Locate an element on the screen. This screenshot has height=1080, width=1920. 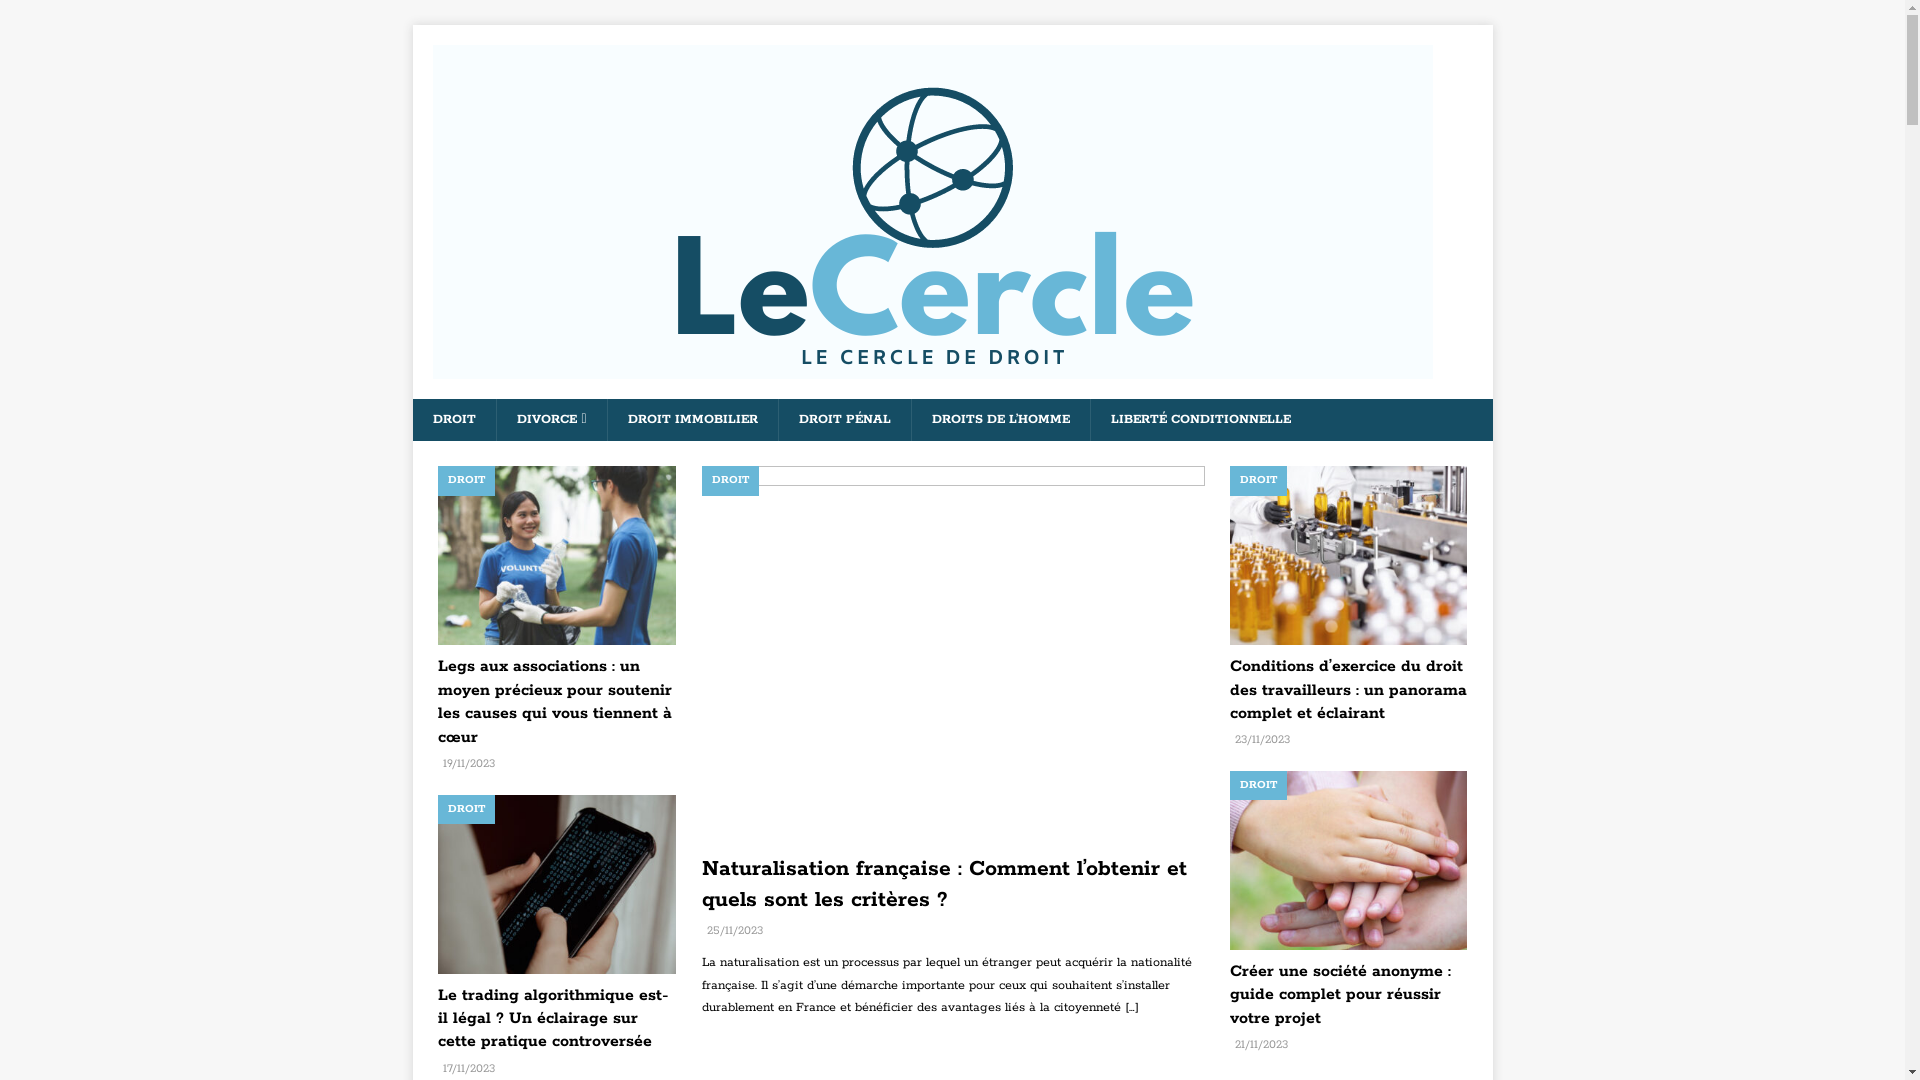
'DROIT IMMOBILIER' is located at coordinates (692, 419).